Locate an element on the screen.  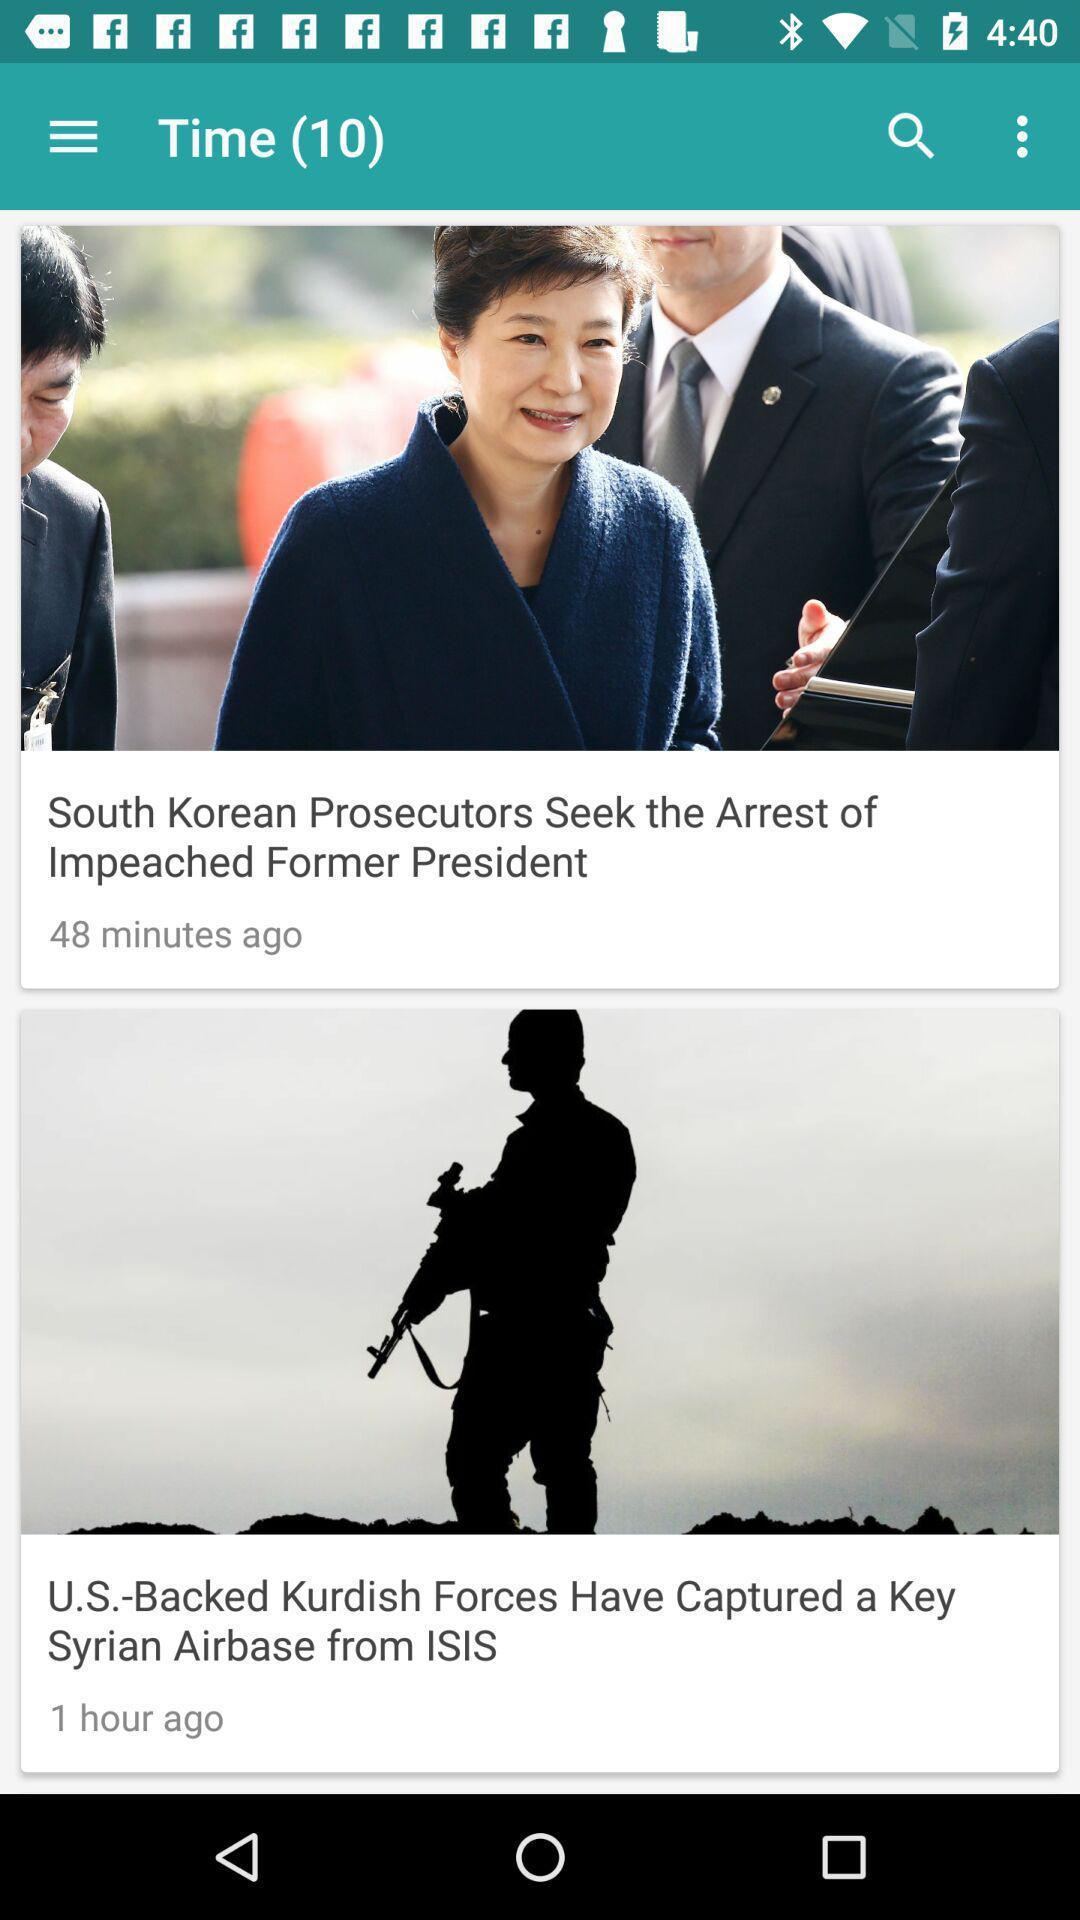
the first image along with text just below the text time is located at coordinates (540, 606).